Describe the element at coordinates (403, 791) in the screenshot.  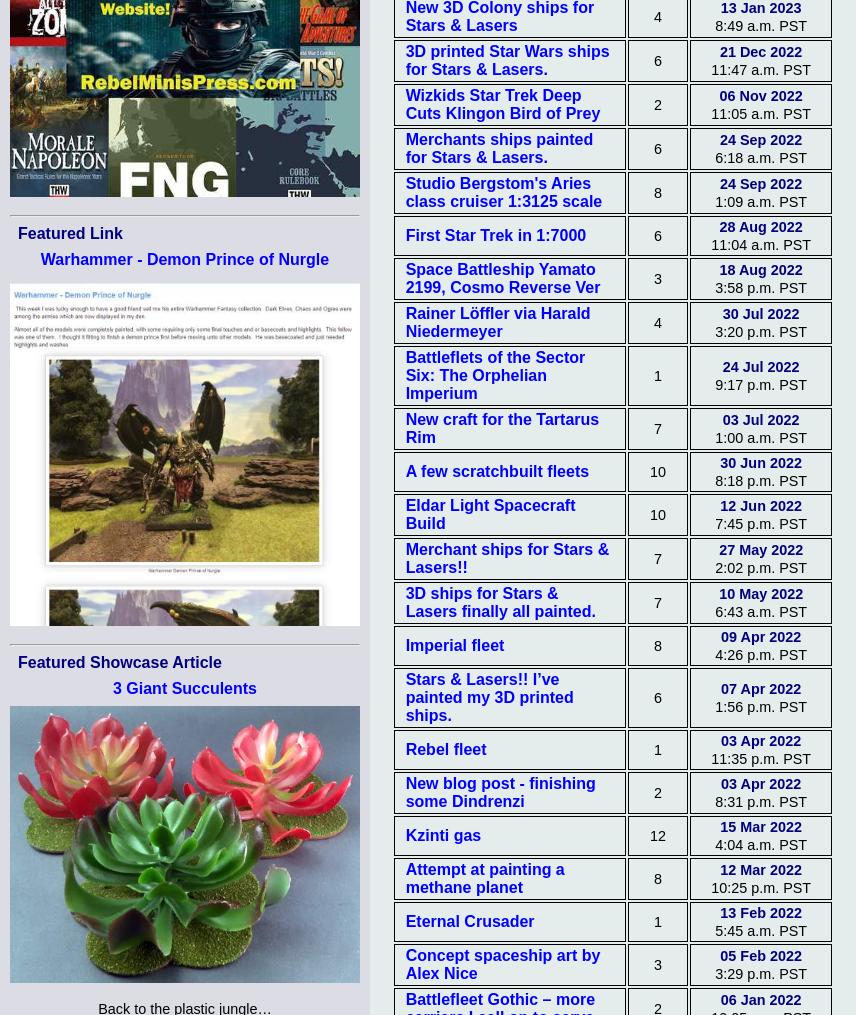
I see `'New blog post - finishing some Dindrenzi'` at that location.